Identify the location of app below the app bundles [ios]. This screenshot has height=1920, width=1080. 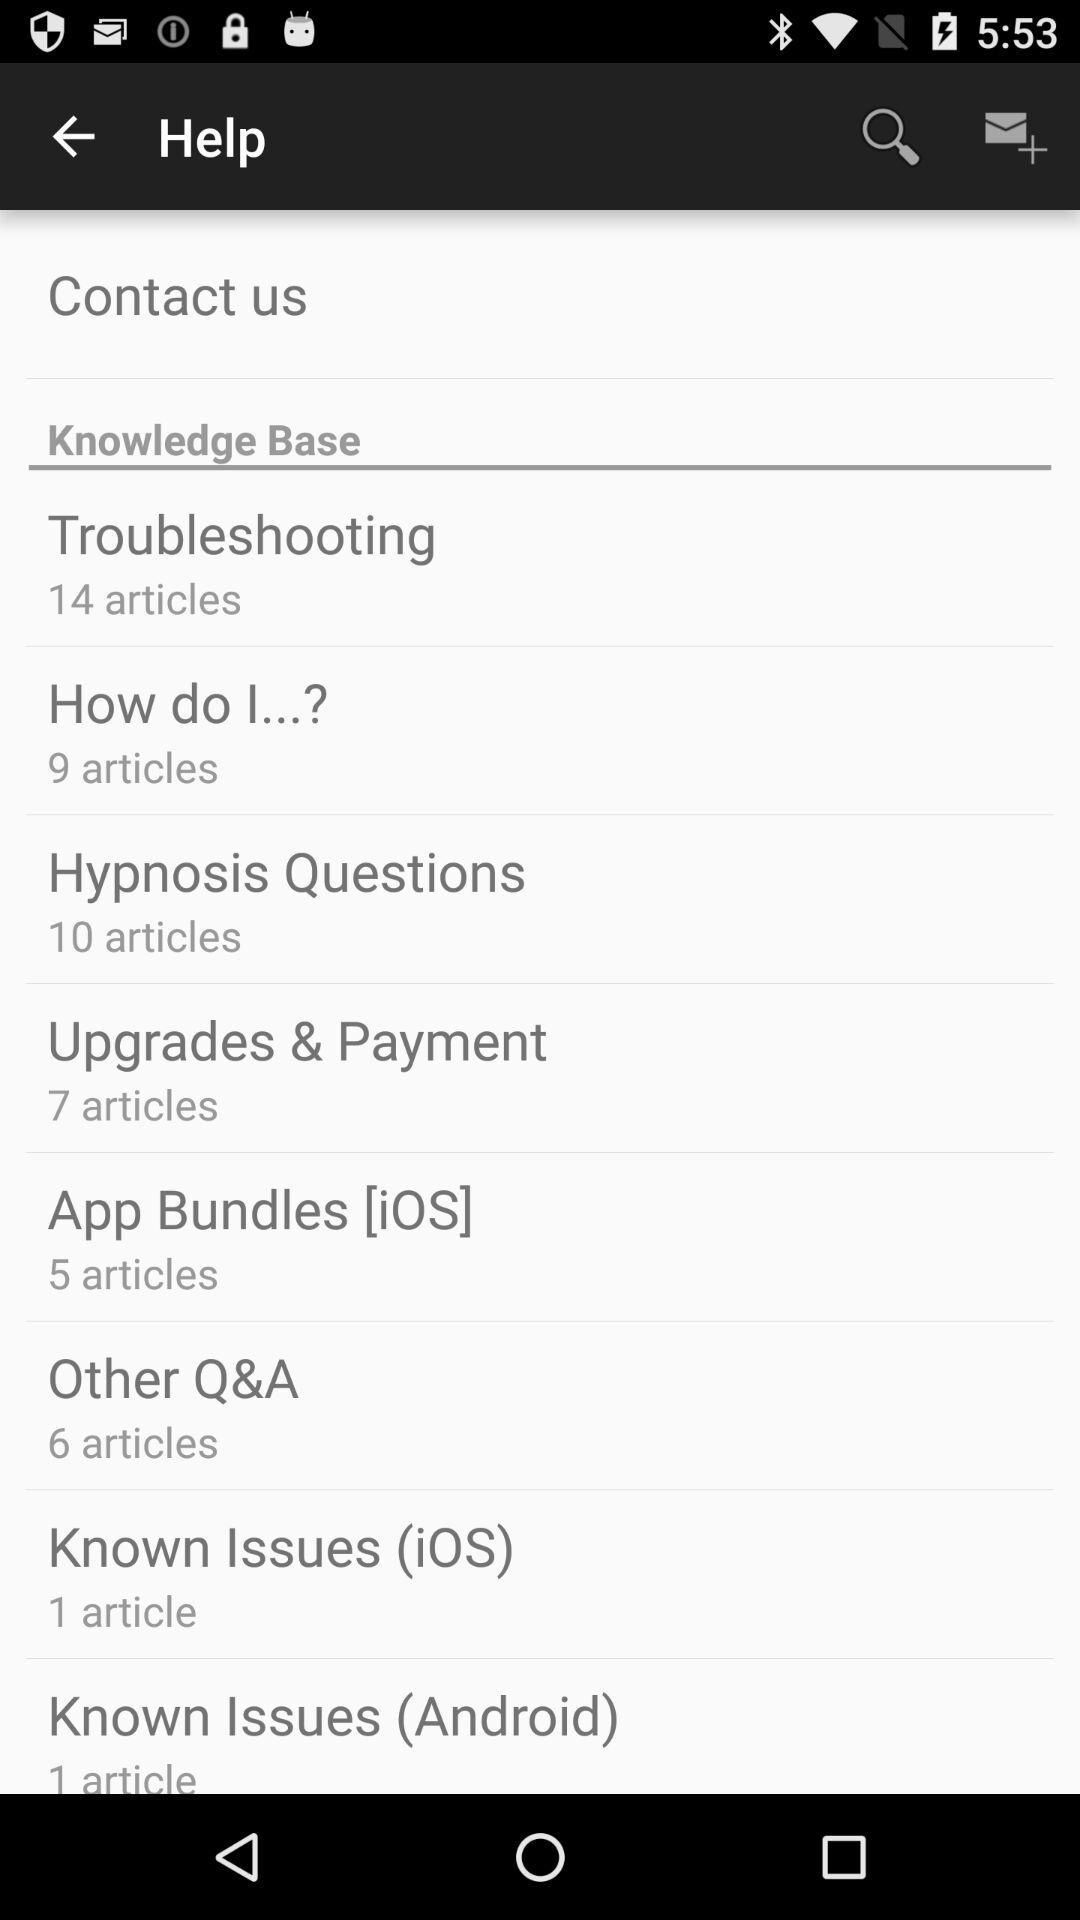
(133, 1271).